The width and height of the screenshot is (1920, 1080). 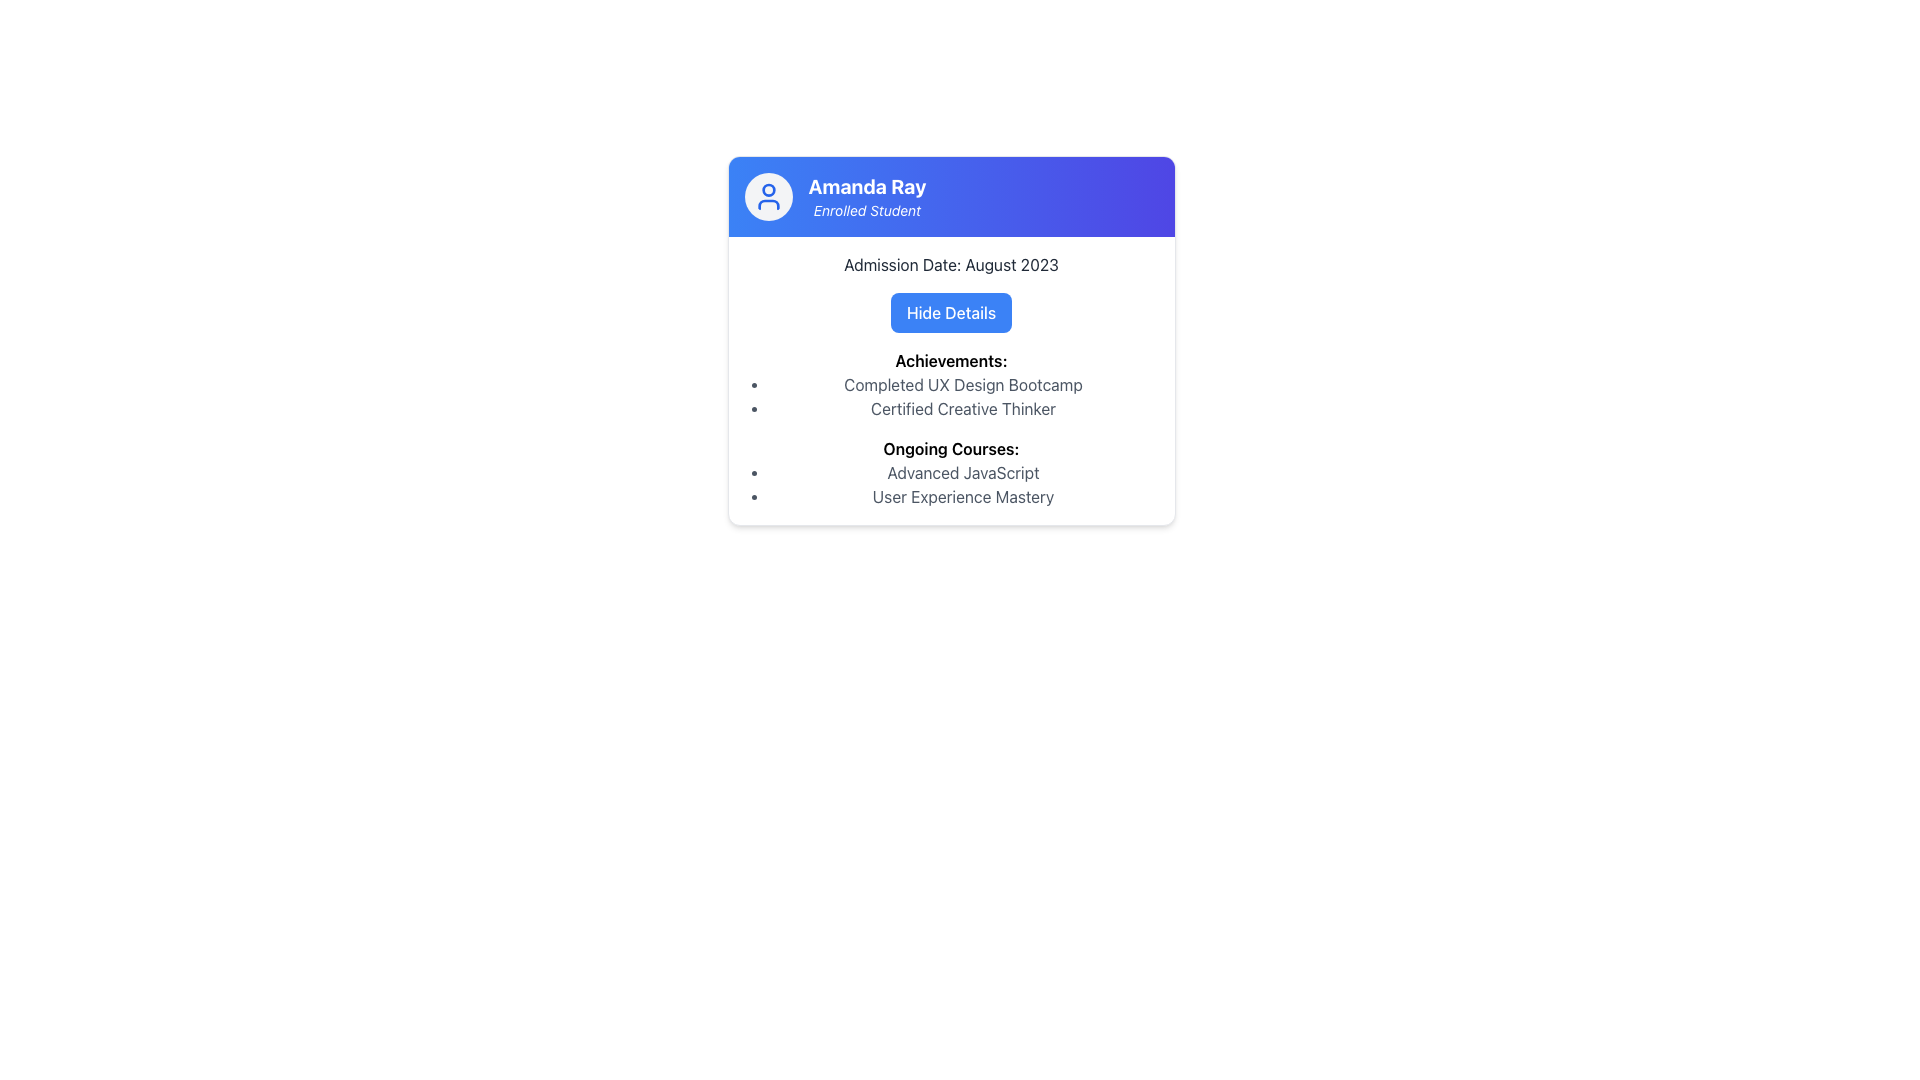 I want to click on the Text Display Block that displays ongoing course details, located below the 'Achievements:' section, for emphasis, so click(x=950, y=473).